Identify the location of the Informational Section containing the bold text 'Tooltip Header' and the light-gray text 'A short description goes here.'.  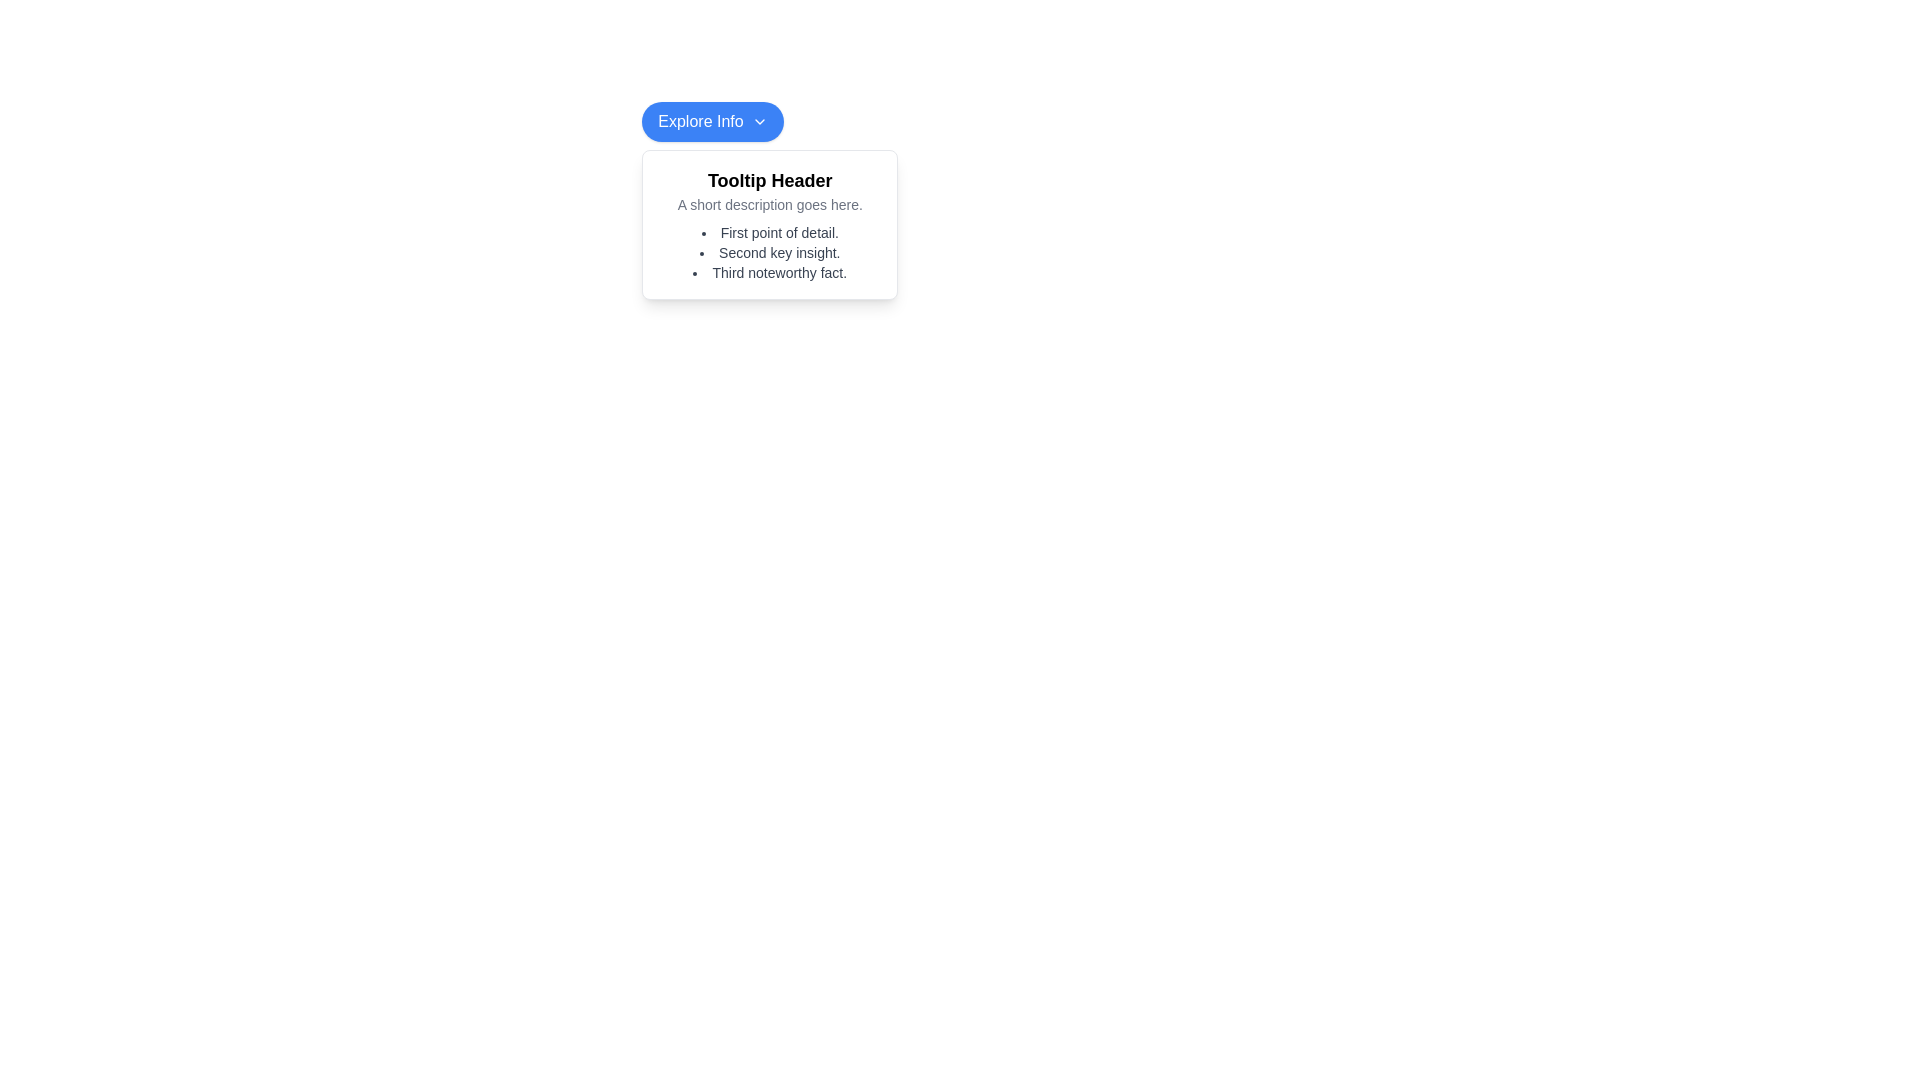
(769, 191).